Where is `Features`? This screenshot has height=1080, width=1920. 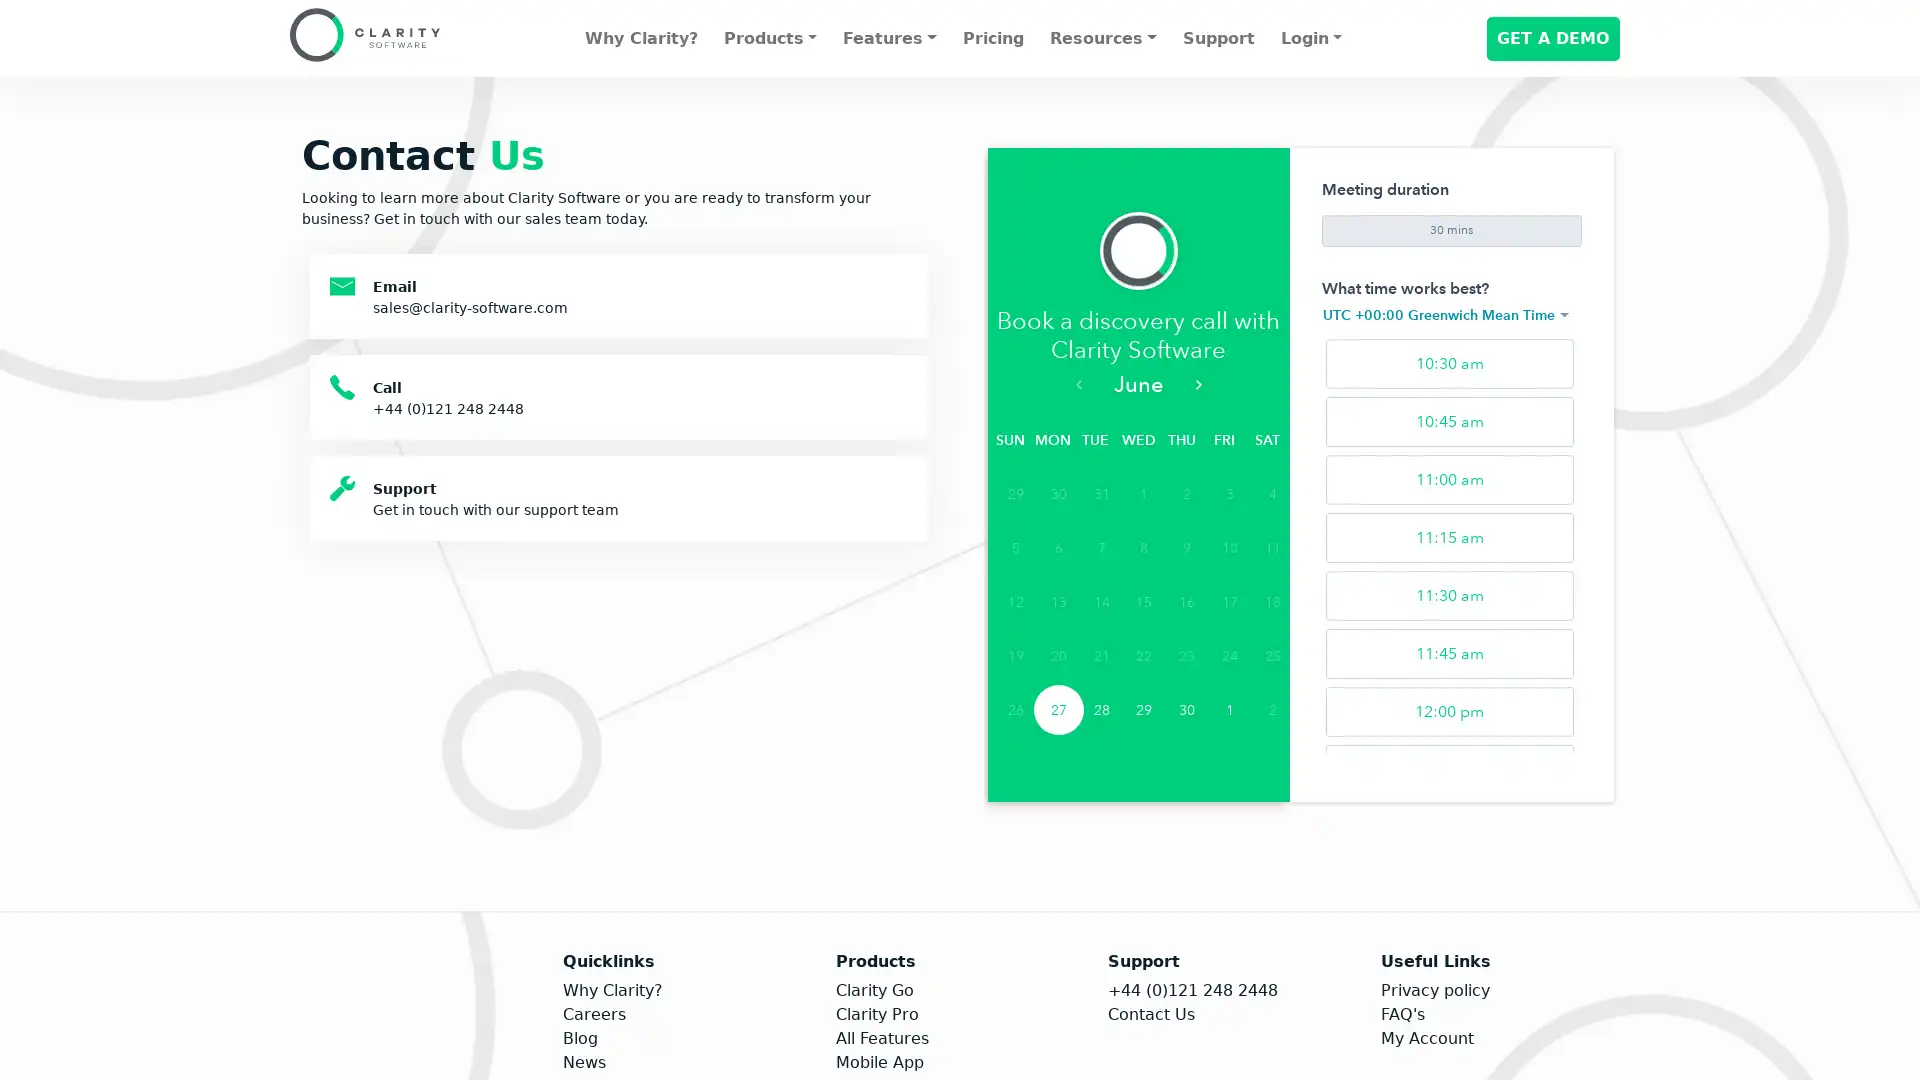
Features is located at coordinates (888, 38).